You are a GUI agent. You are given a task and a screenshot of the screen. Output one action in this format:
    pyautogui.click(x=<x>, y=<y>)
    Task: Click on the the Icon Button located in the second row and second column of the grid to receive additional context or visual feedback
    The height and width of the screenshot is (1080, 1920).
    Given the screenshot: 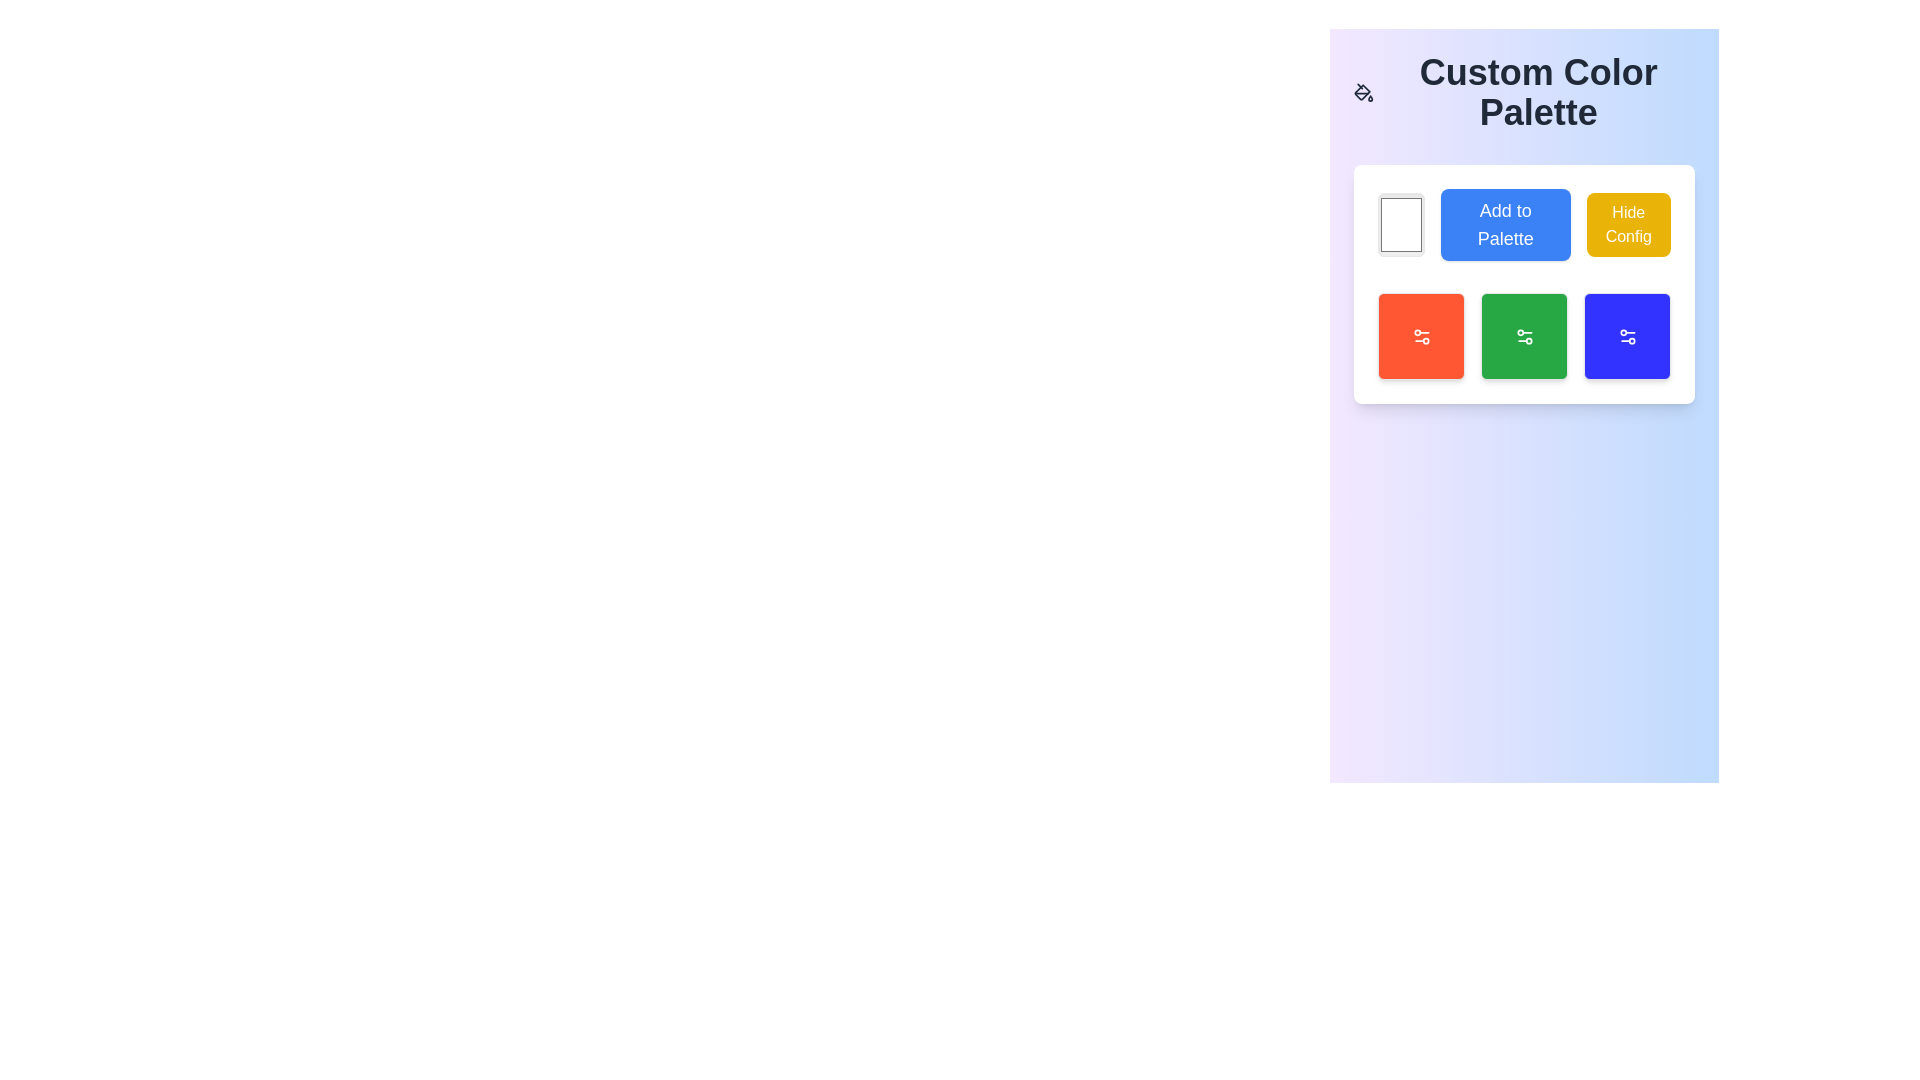 What is the action you would take?
    pyautogui.click(x=1523, y=335)
    